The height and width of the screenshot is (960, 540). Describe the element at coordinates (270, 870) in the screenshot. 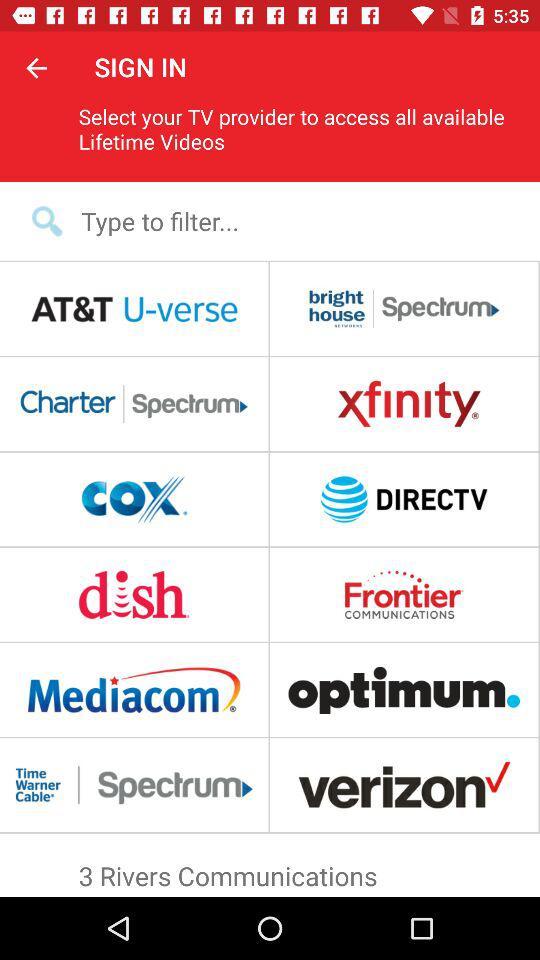

I see `3 rivers communications icon` at that location.